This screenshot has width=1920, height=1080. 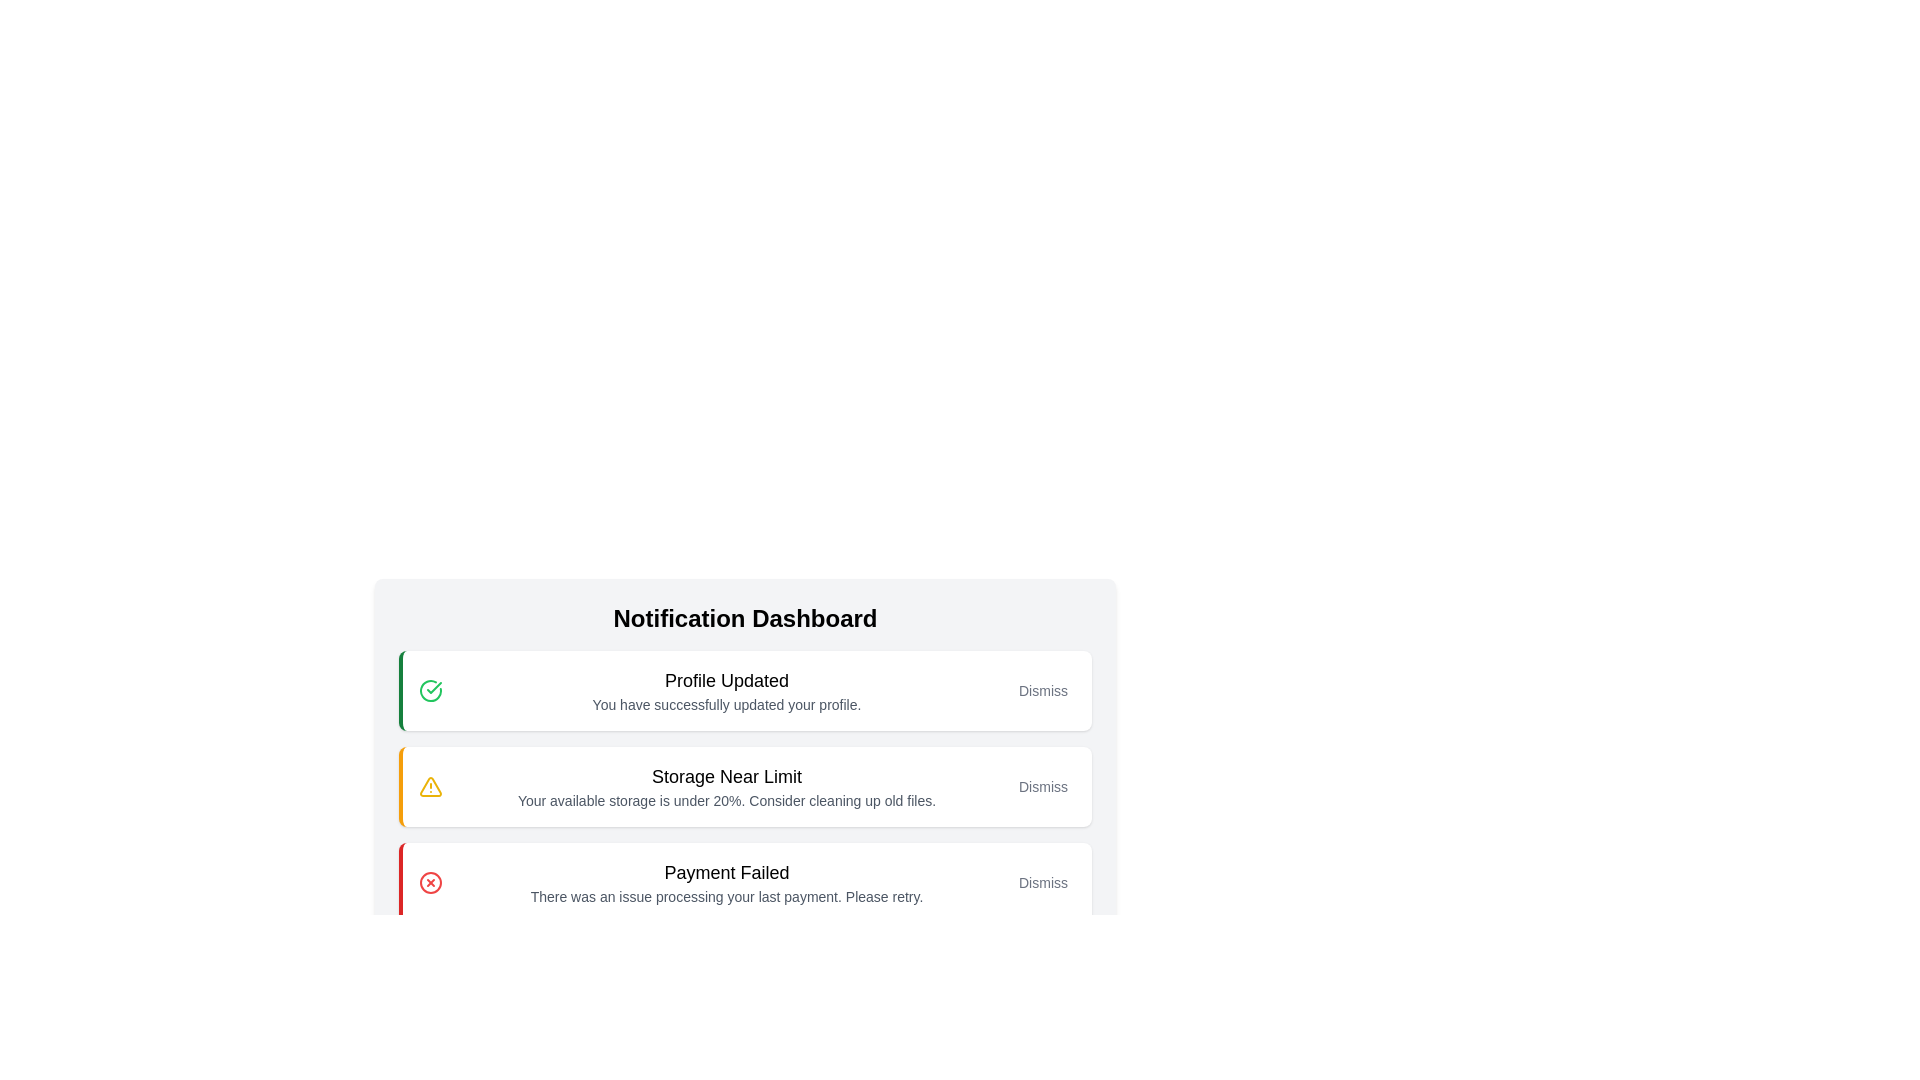 What do you see at coordinates (725, 689) in the screenshot?
I see `the notification message that indicates 'Profile Updated' with the subtext 'You have successfully updated your profile.'` at bounding box center [725, 689].